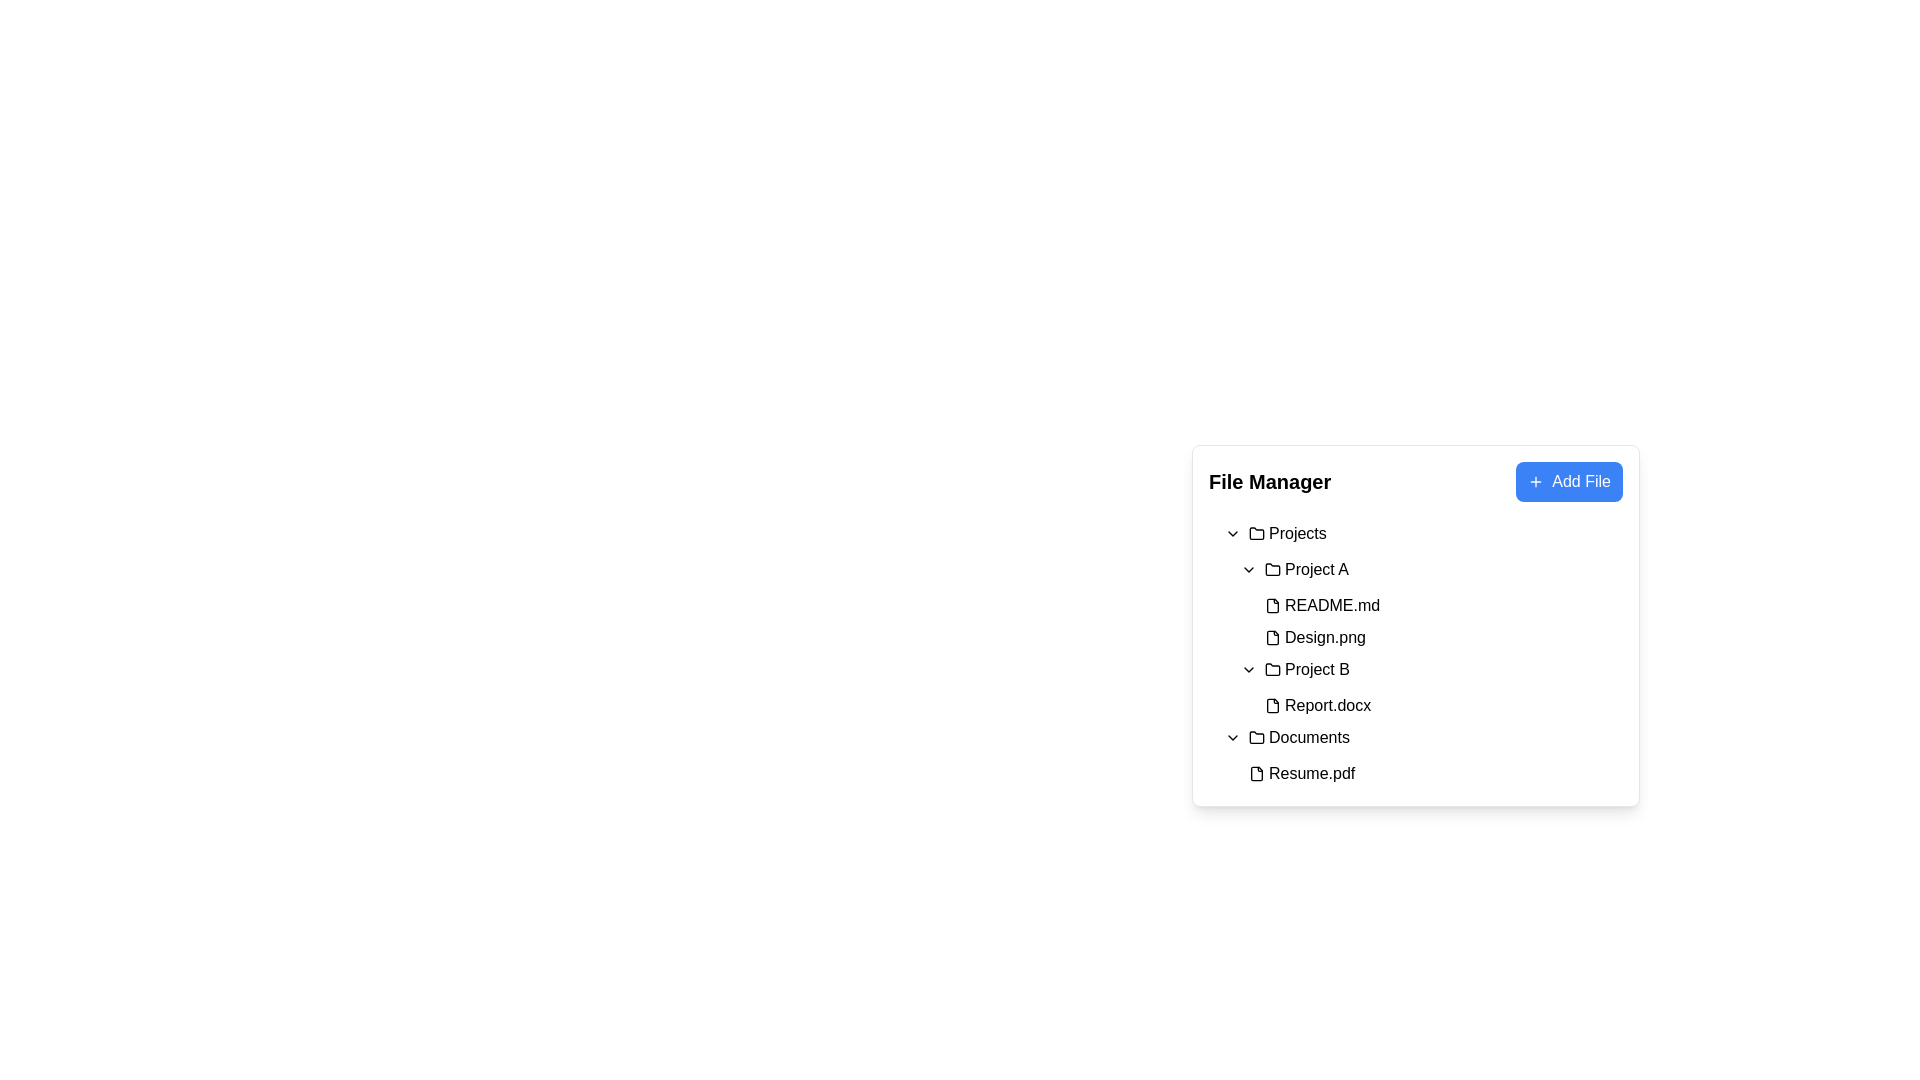 This screenshot has width=1920, height=1080. Describe the element at coordinates (1271, 637) in the screenshot. I see `the graphic element representing the file labeled 'Design.png' within the SVG icon in the File Manager interface` at that location.